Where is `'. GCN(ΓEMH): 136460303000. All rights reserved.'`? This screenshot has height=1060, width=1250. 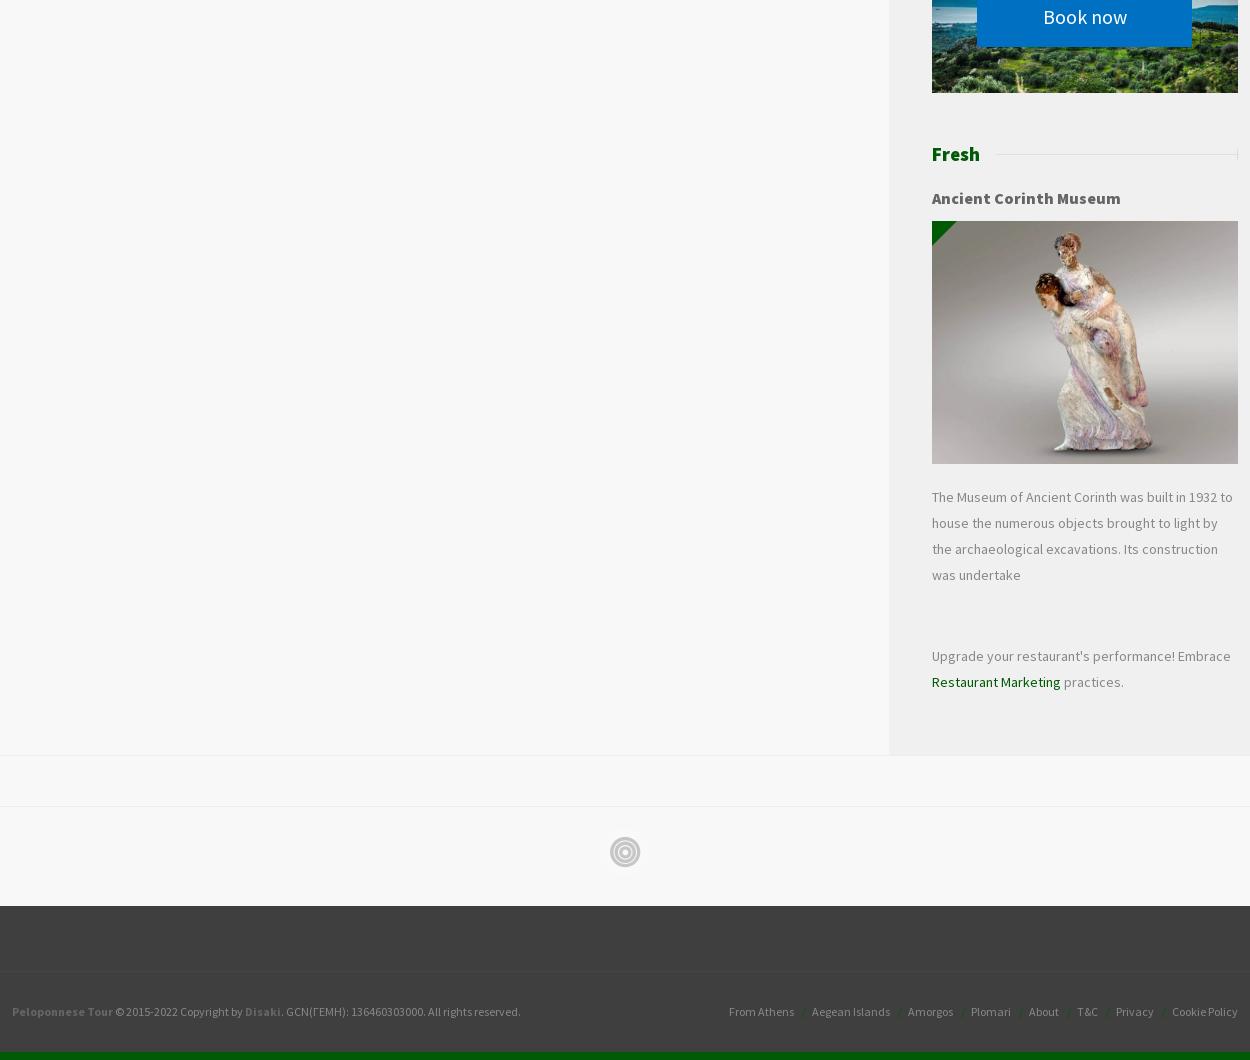 '. GCN(ΓEMH): 136460303000. All rights reserved.' is located at coordinates (281, 1010).